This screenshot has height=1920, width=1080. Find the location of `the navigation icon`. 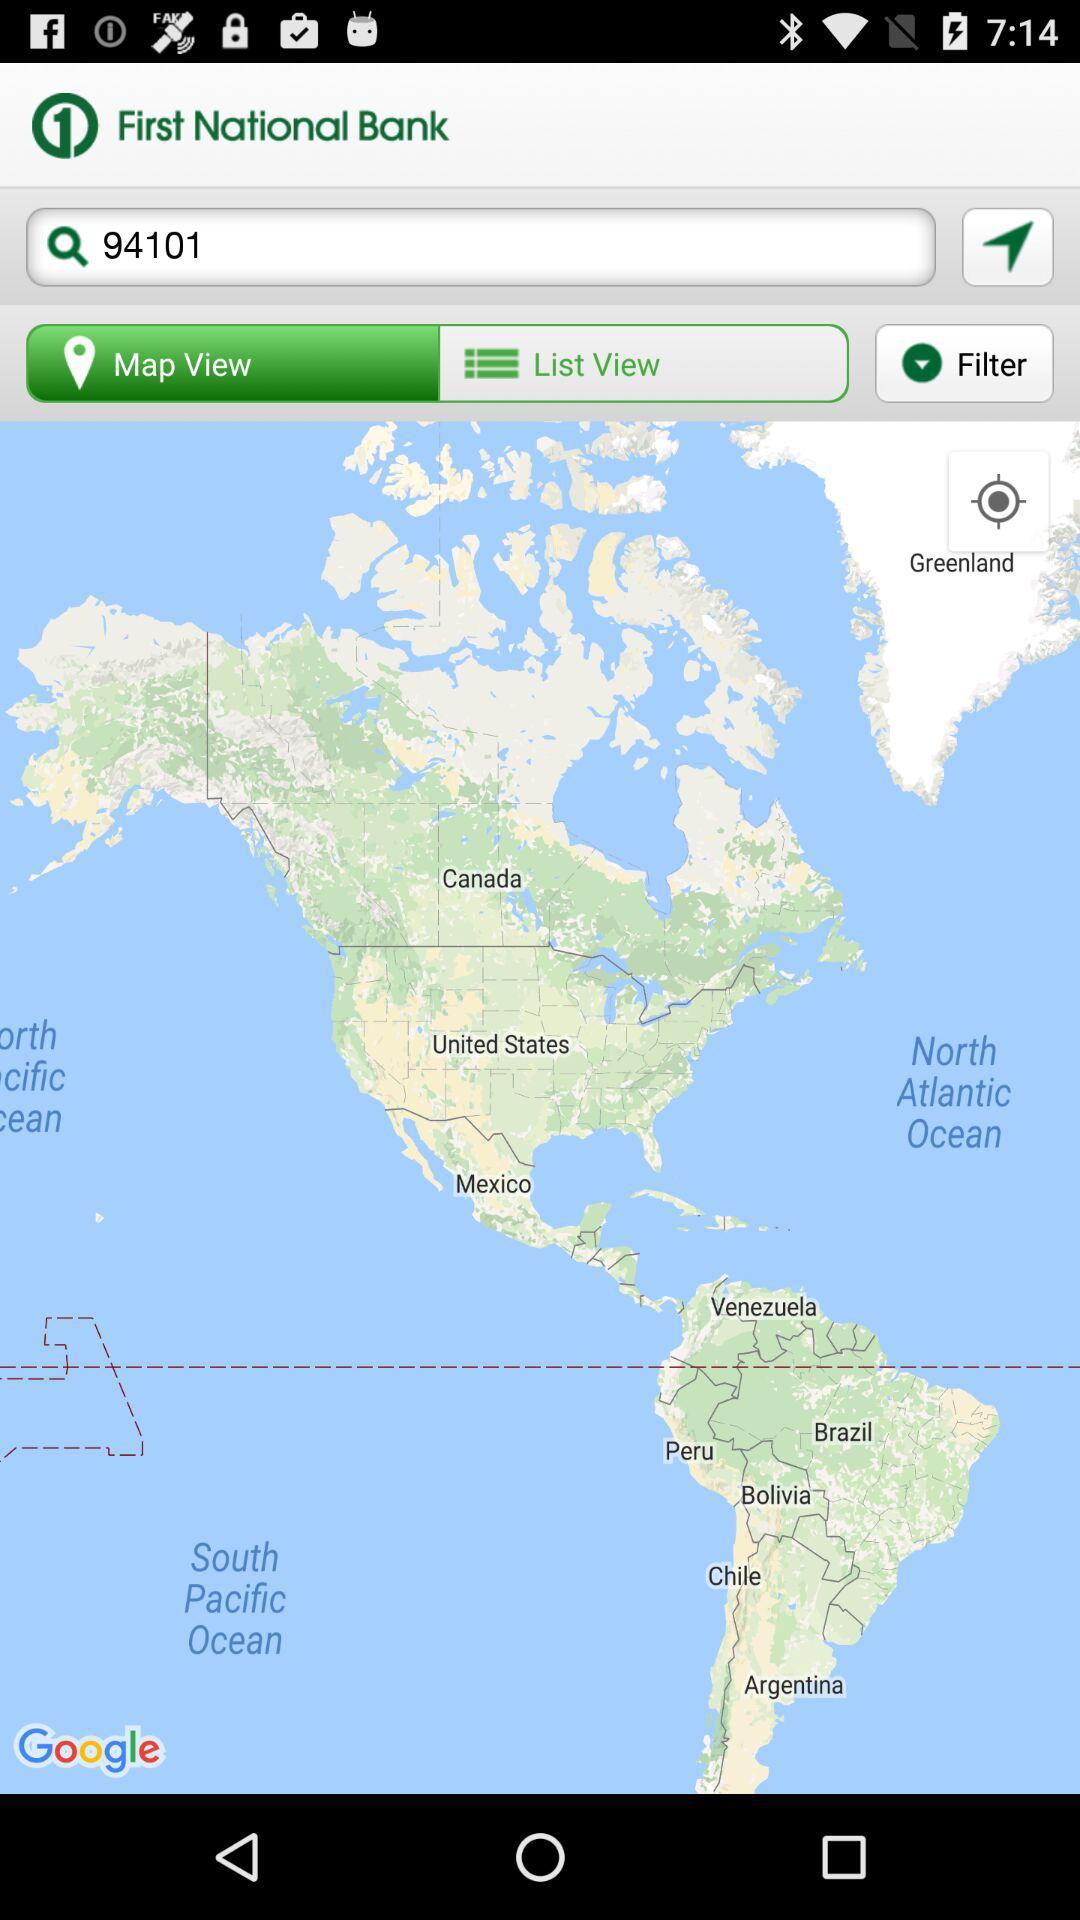

the navigation icon is located at coordinates (1007, 263).